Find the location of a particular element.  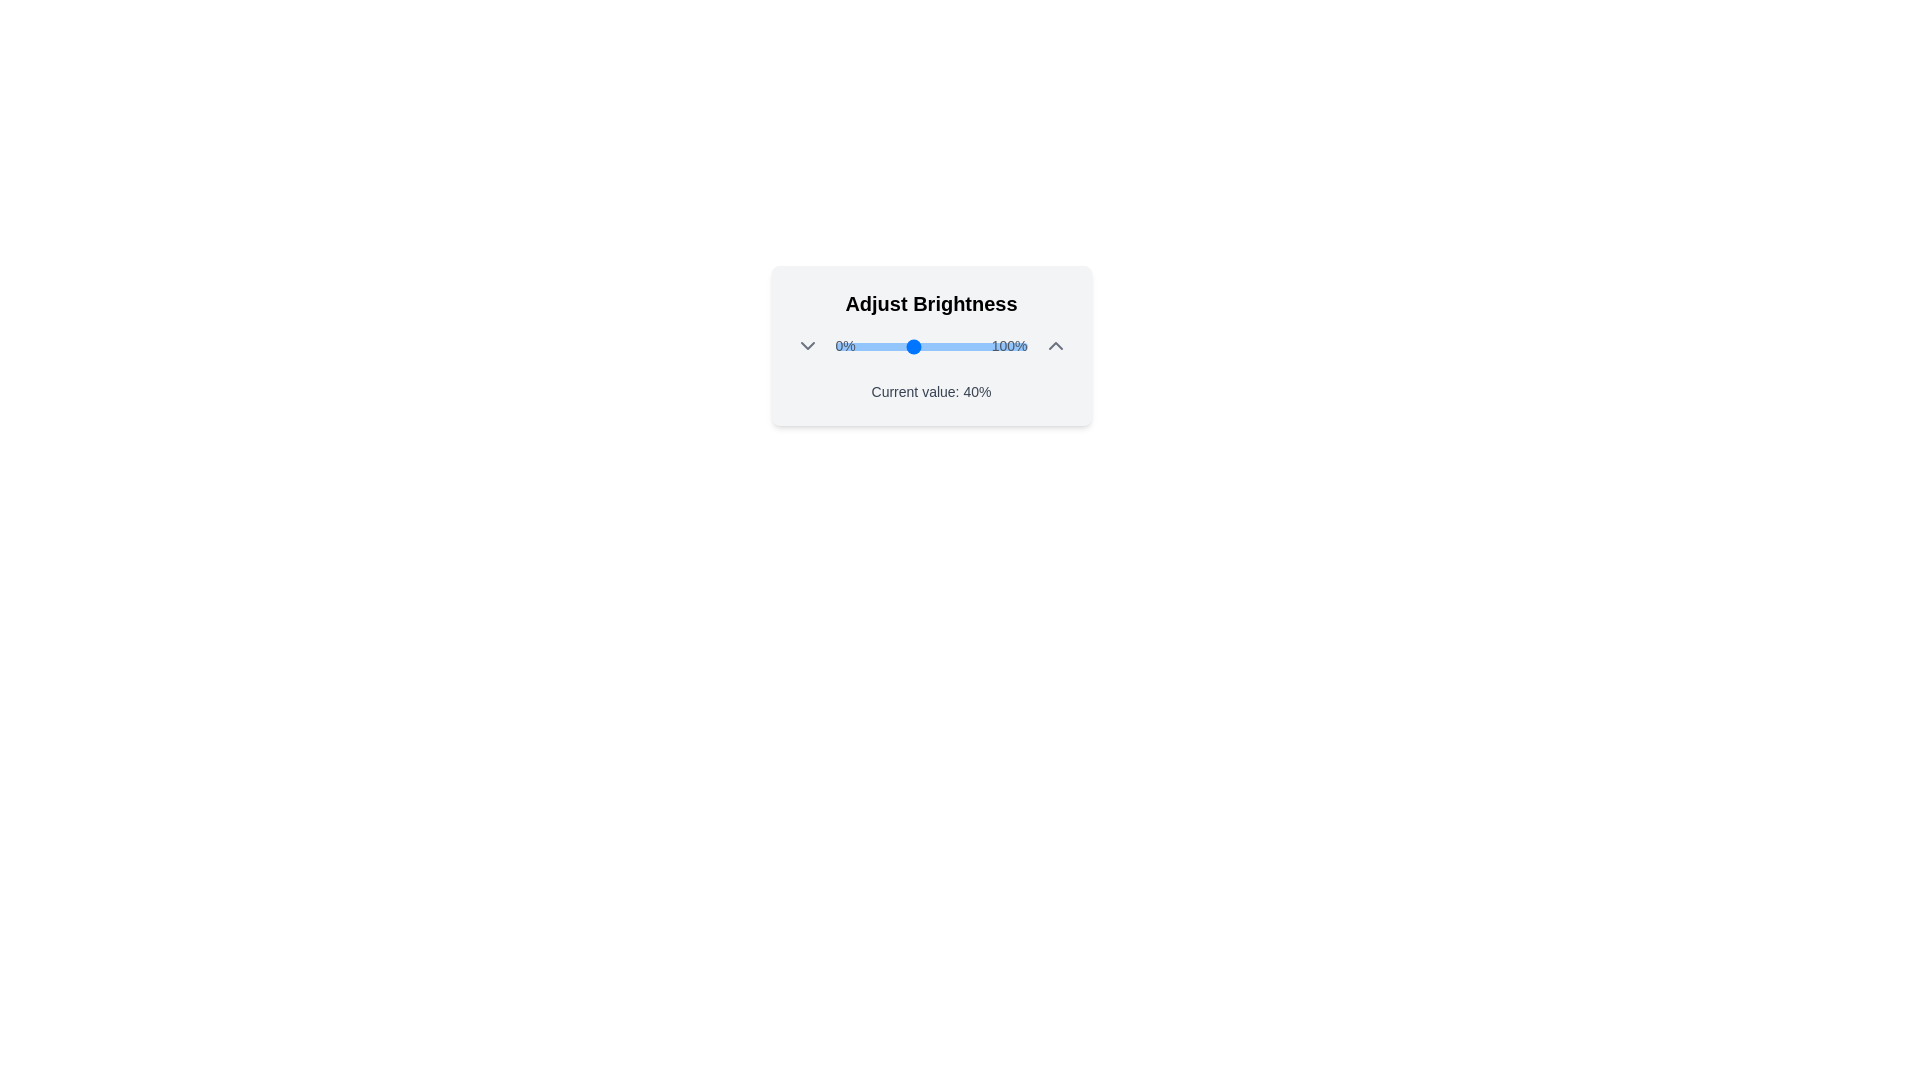

brightness is located at coordinates (917, 346).